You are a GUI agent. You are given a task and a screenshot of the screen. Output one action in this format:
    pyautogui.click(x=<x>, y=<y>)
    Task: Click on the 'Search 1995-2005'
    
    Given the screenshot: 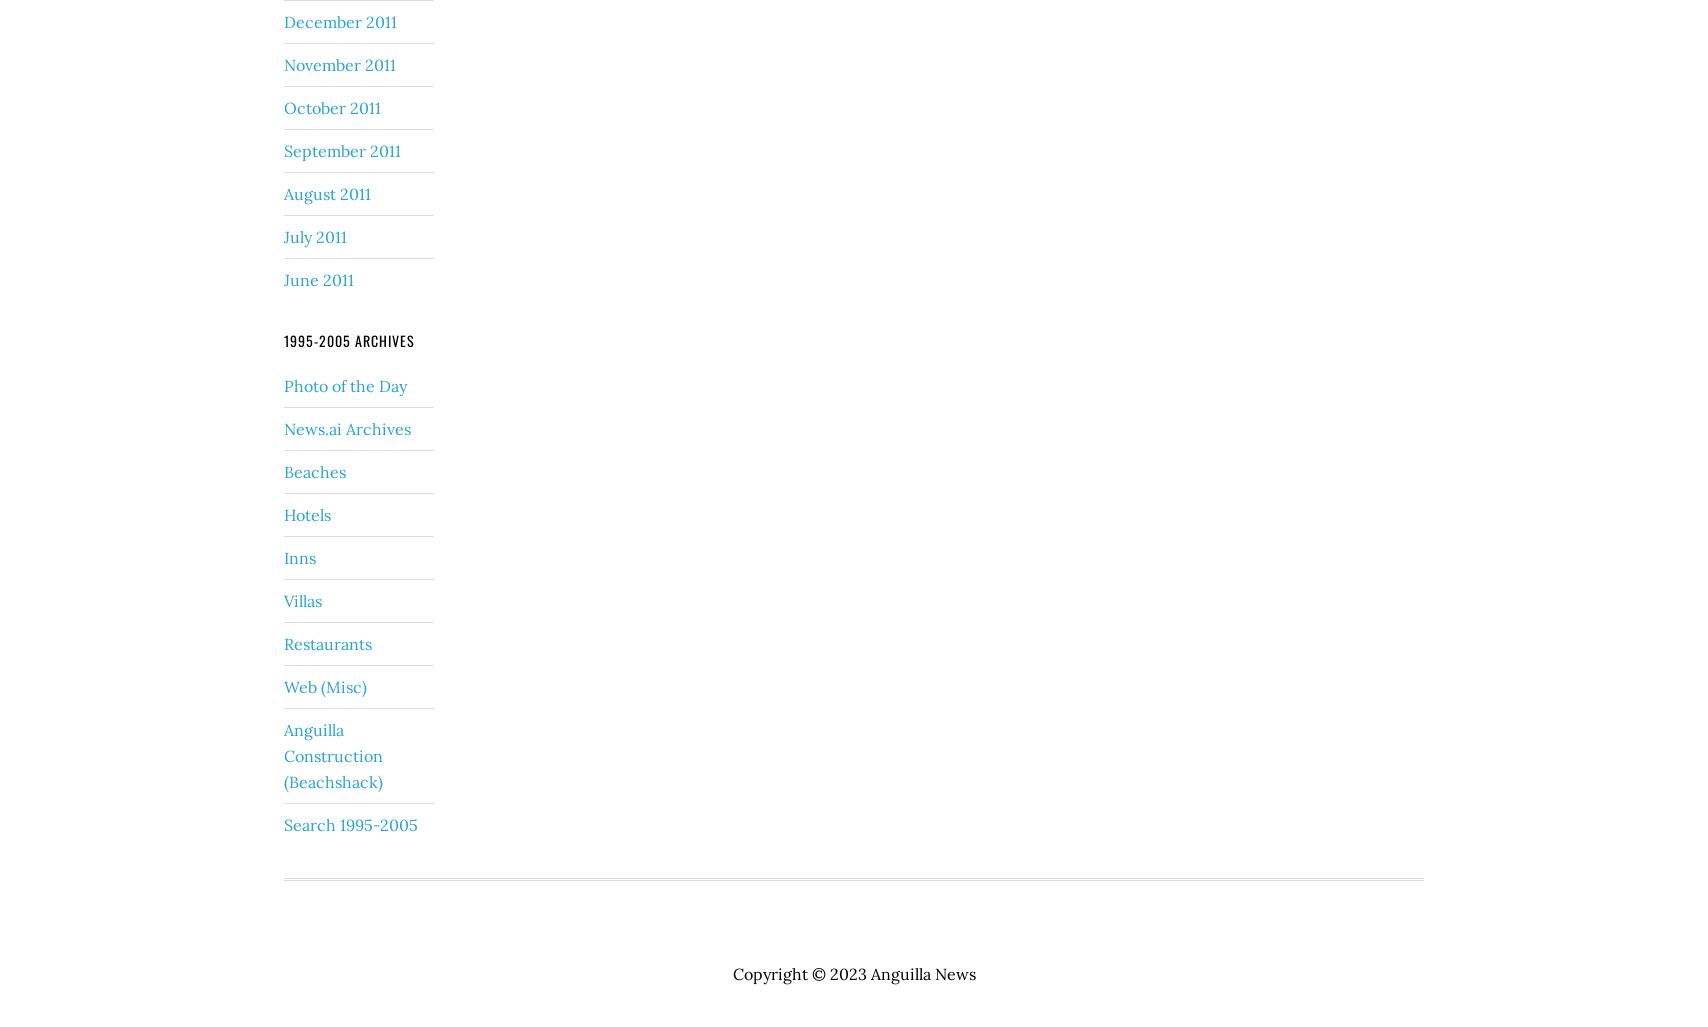 What is the action you would take?
    pyautogui.click(x=350, y=824)
    